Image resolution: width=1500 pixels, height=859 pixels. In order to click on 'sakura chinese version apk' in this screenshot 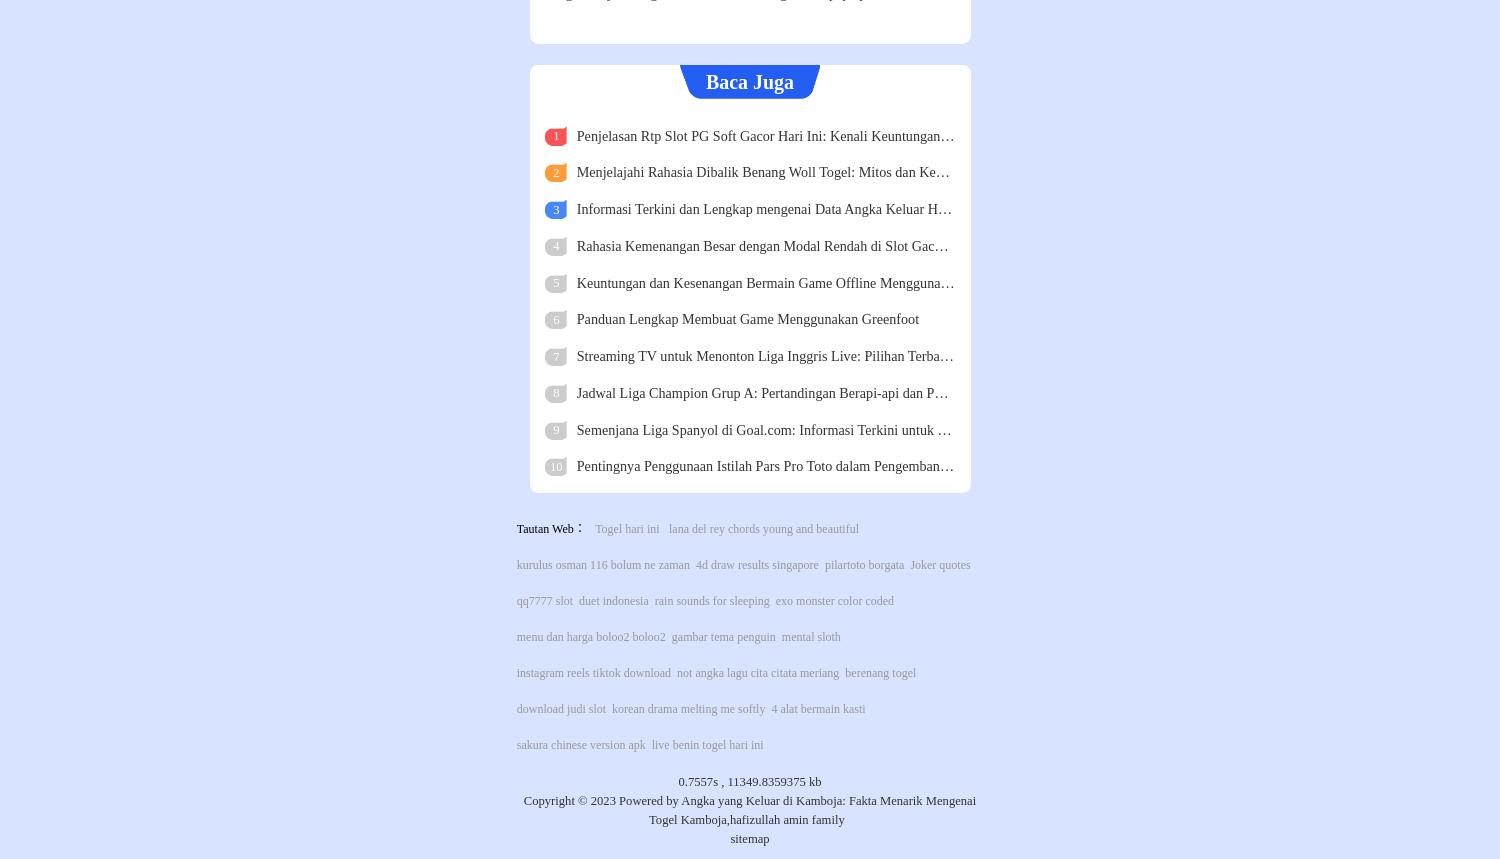, I will do `click(579, 742)`.